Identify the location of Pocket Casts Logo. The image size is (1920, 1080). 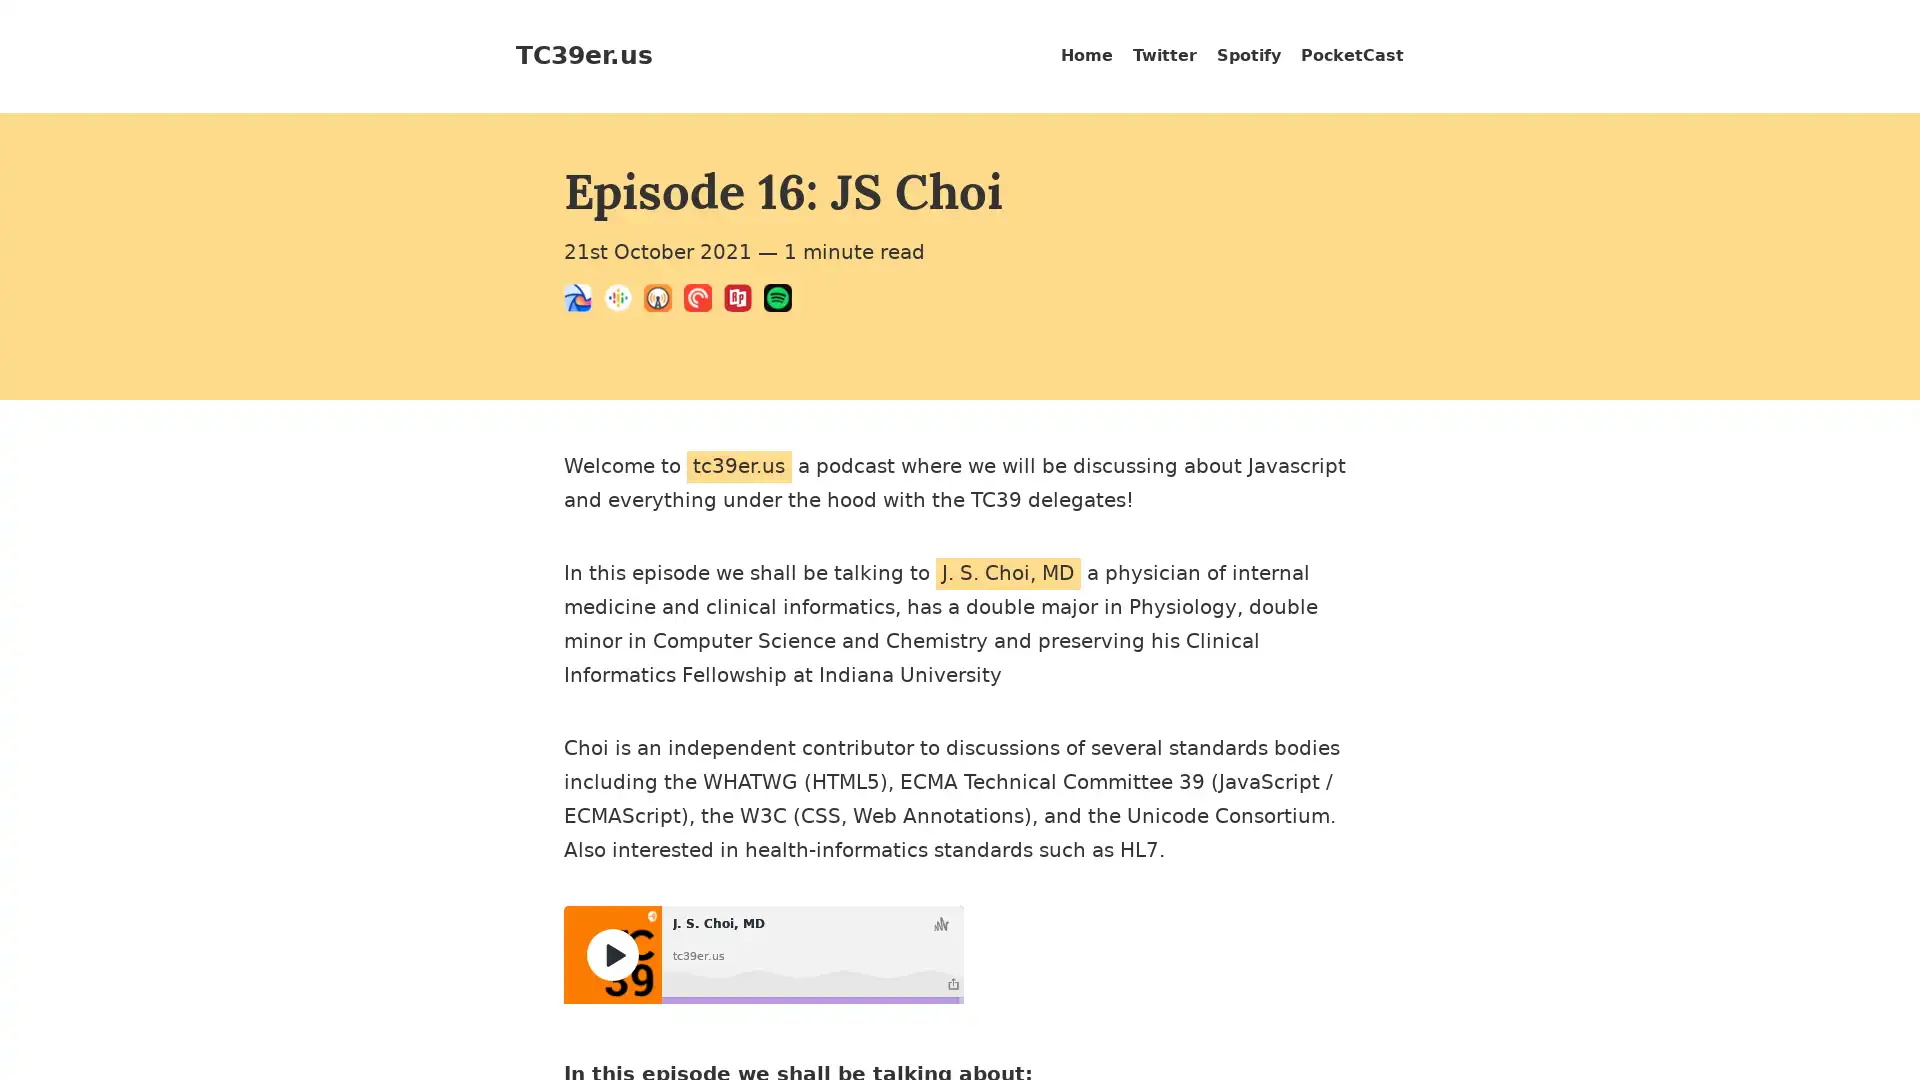
(704, 301).